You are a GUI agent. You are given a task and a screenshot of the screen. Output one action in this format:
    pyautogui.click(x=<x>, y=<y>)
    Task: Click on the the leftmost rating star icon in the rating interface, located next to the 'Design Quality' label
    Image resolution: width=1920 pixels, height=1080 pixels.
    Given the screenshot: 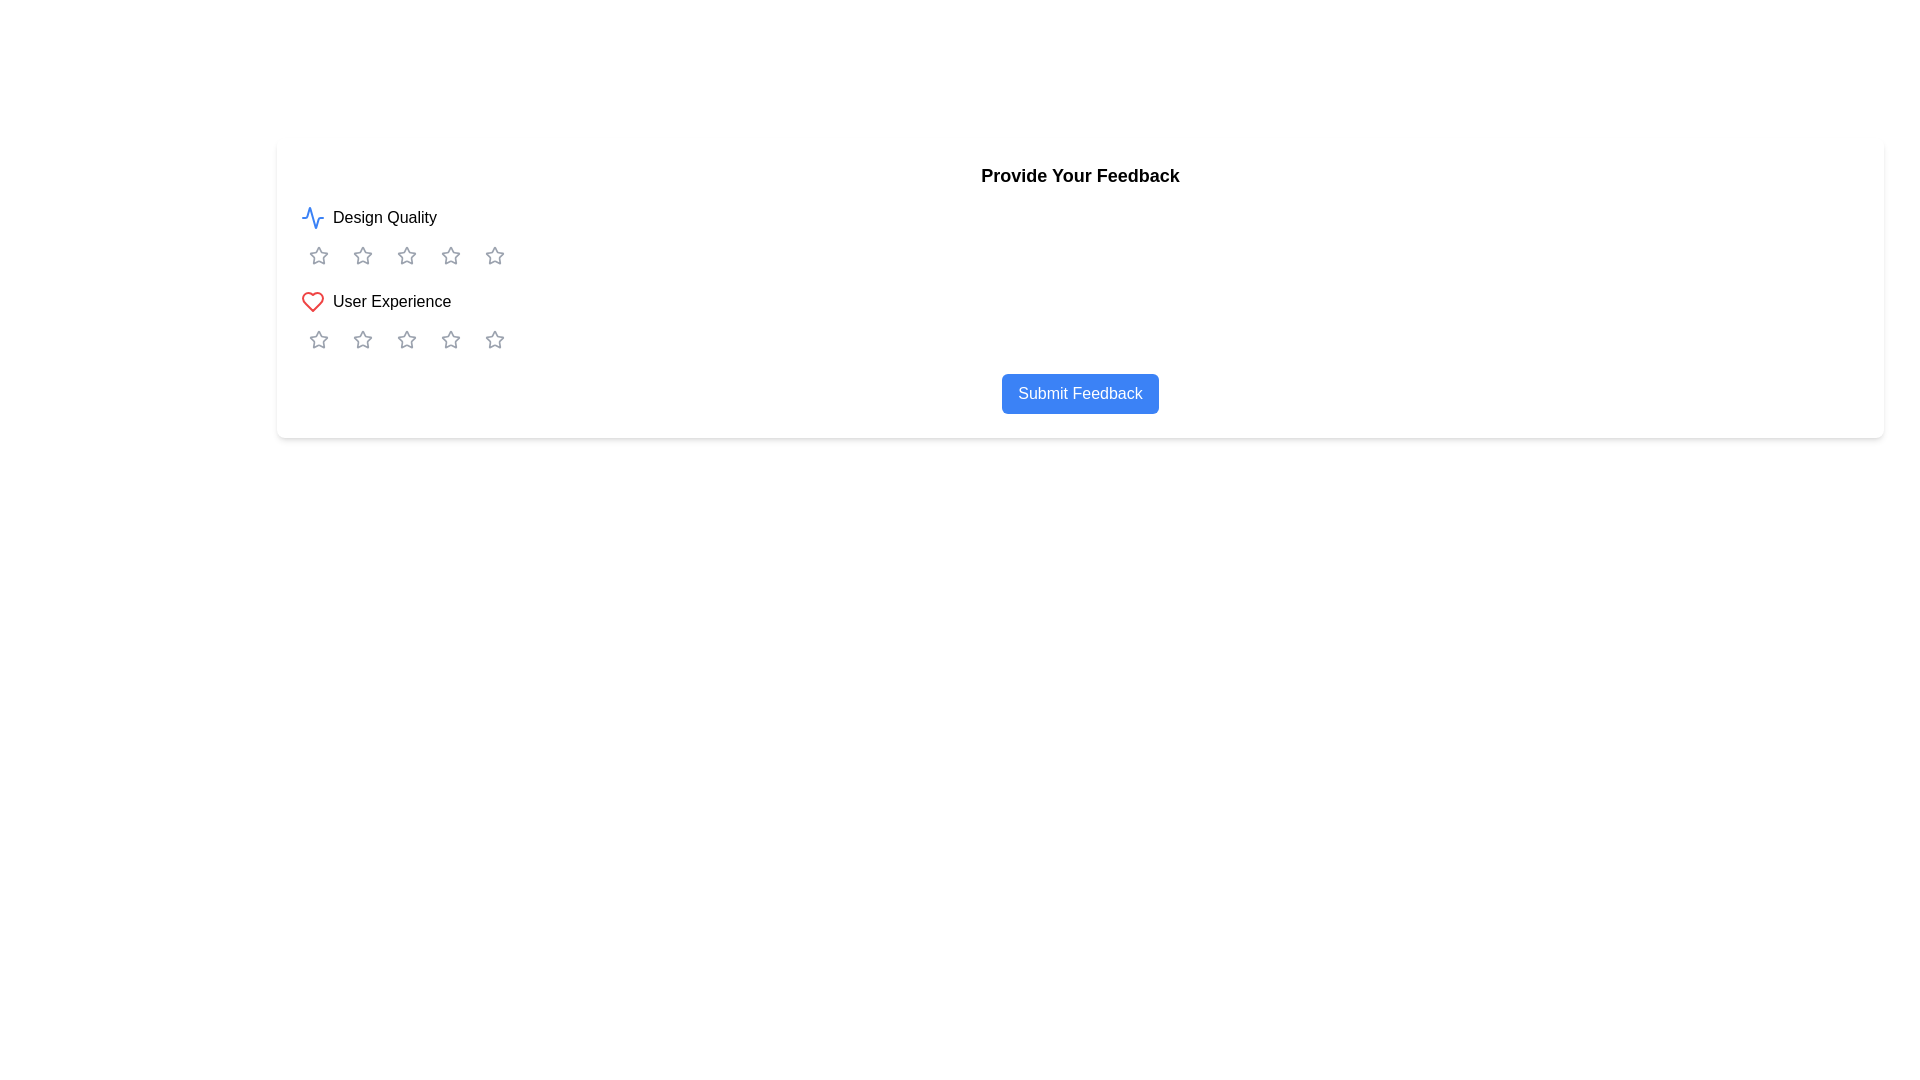 What is the action you would take?
    pyautogui.click(x=317, y=254)
    